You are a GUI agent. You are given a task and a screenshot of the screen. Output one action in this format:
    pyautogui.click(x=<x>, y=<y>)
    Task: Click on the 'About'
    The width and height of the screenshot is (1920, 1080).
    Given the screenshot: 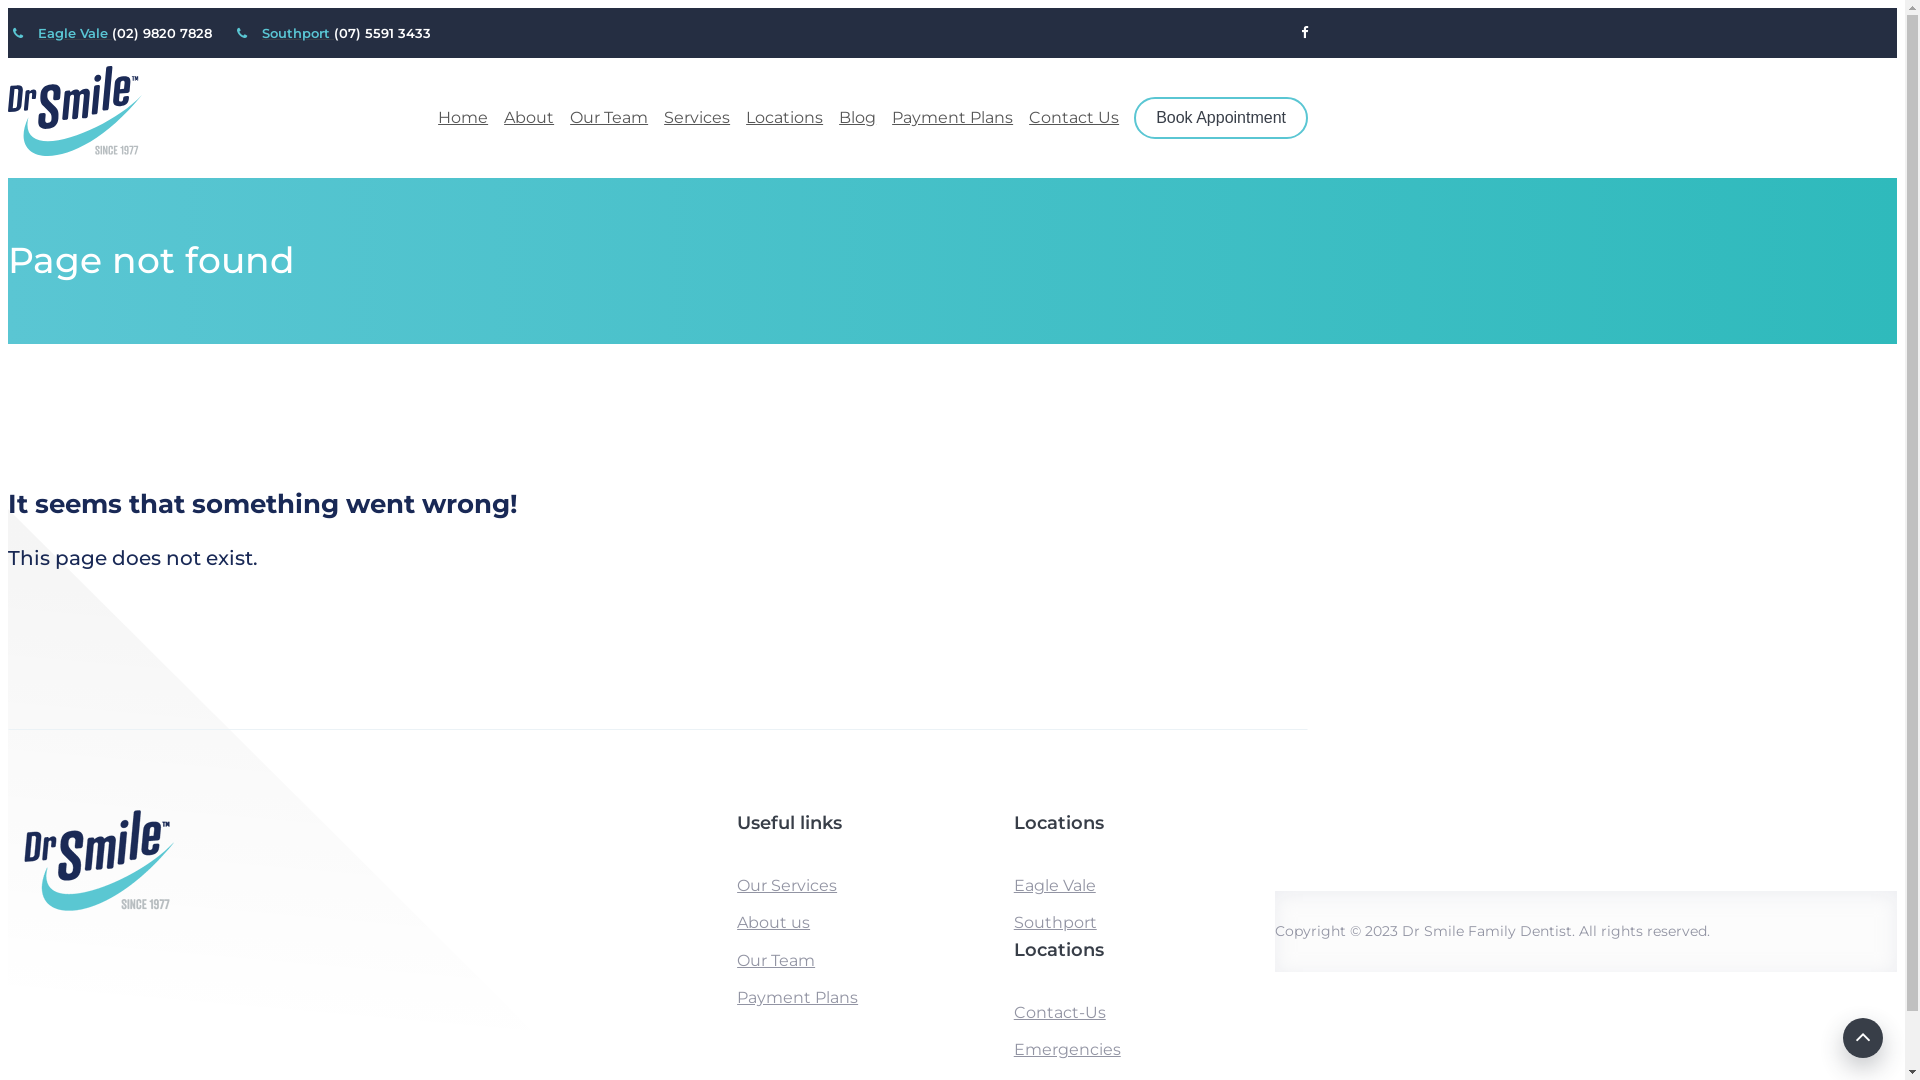 What is the action you would take?
    pyautogui.click(x=528, y=118)
    